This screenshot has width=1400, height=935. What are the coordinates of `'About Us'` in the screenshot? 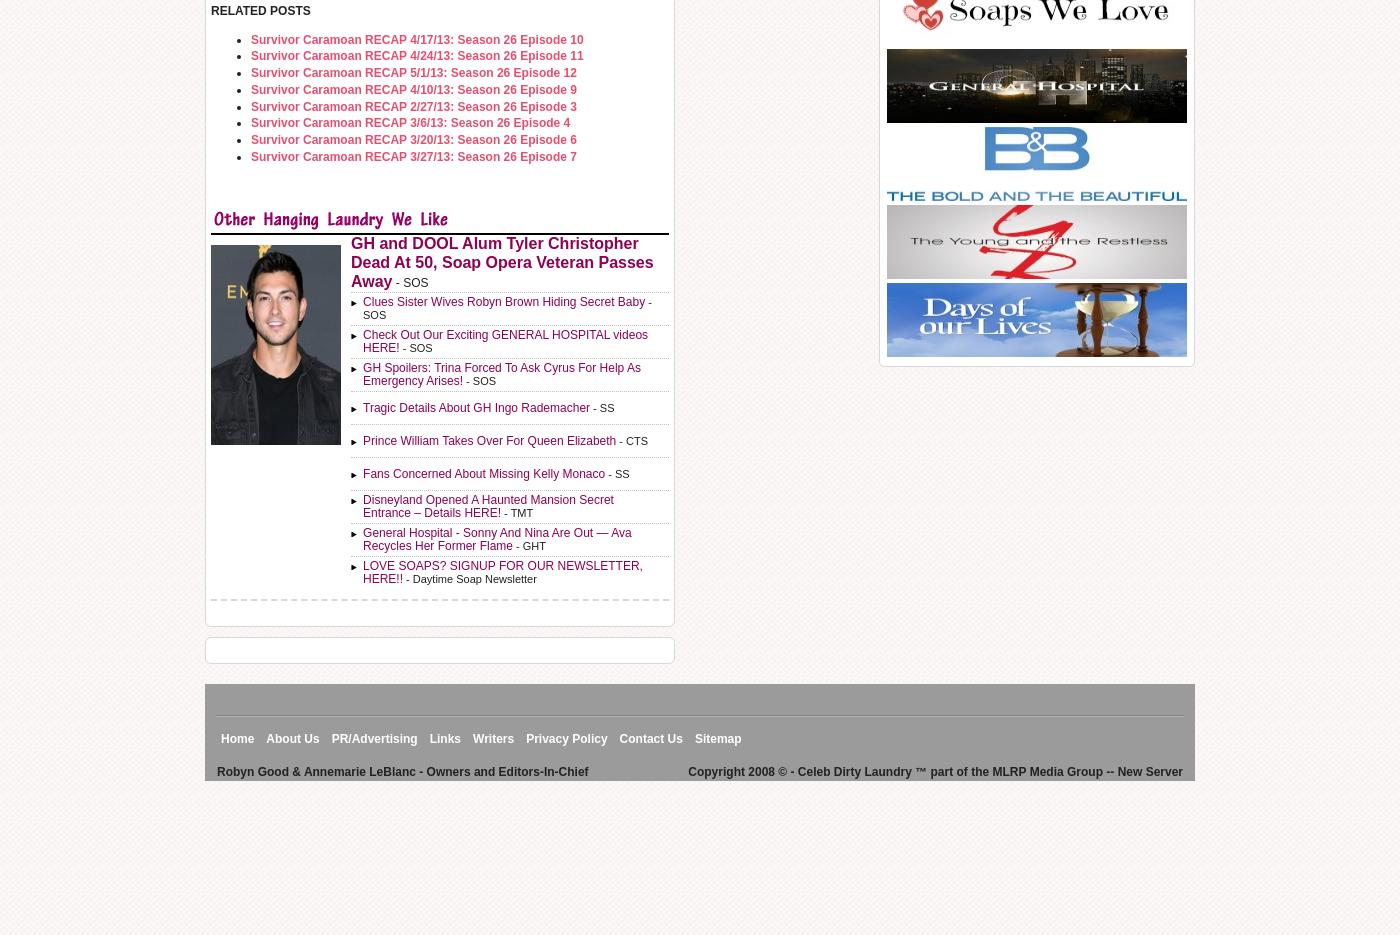 It's located at (292, 739).